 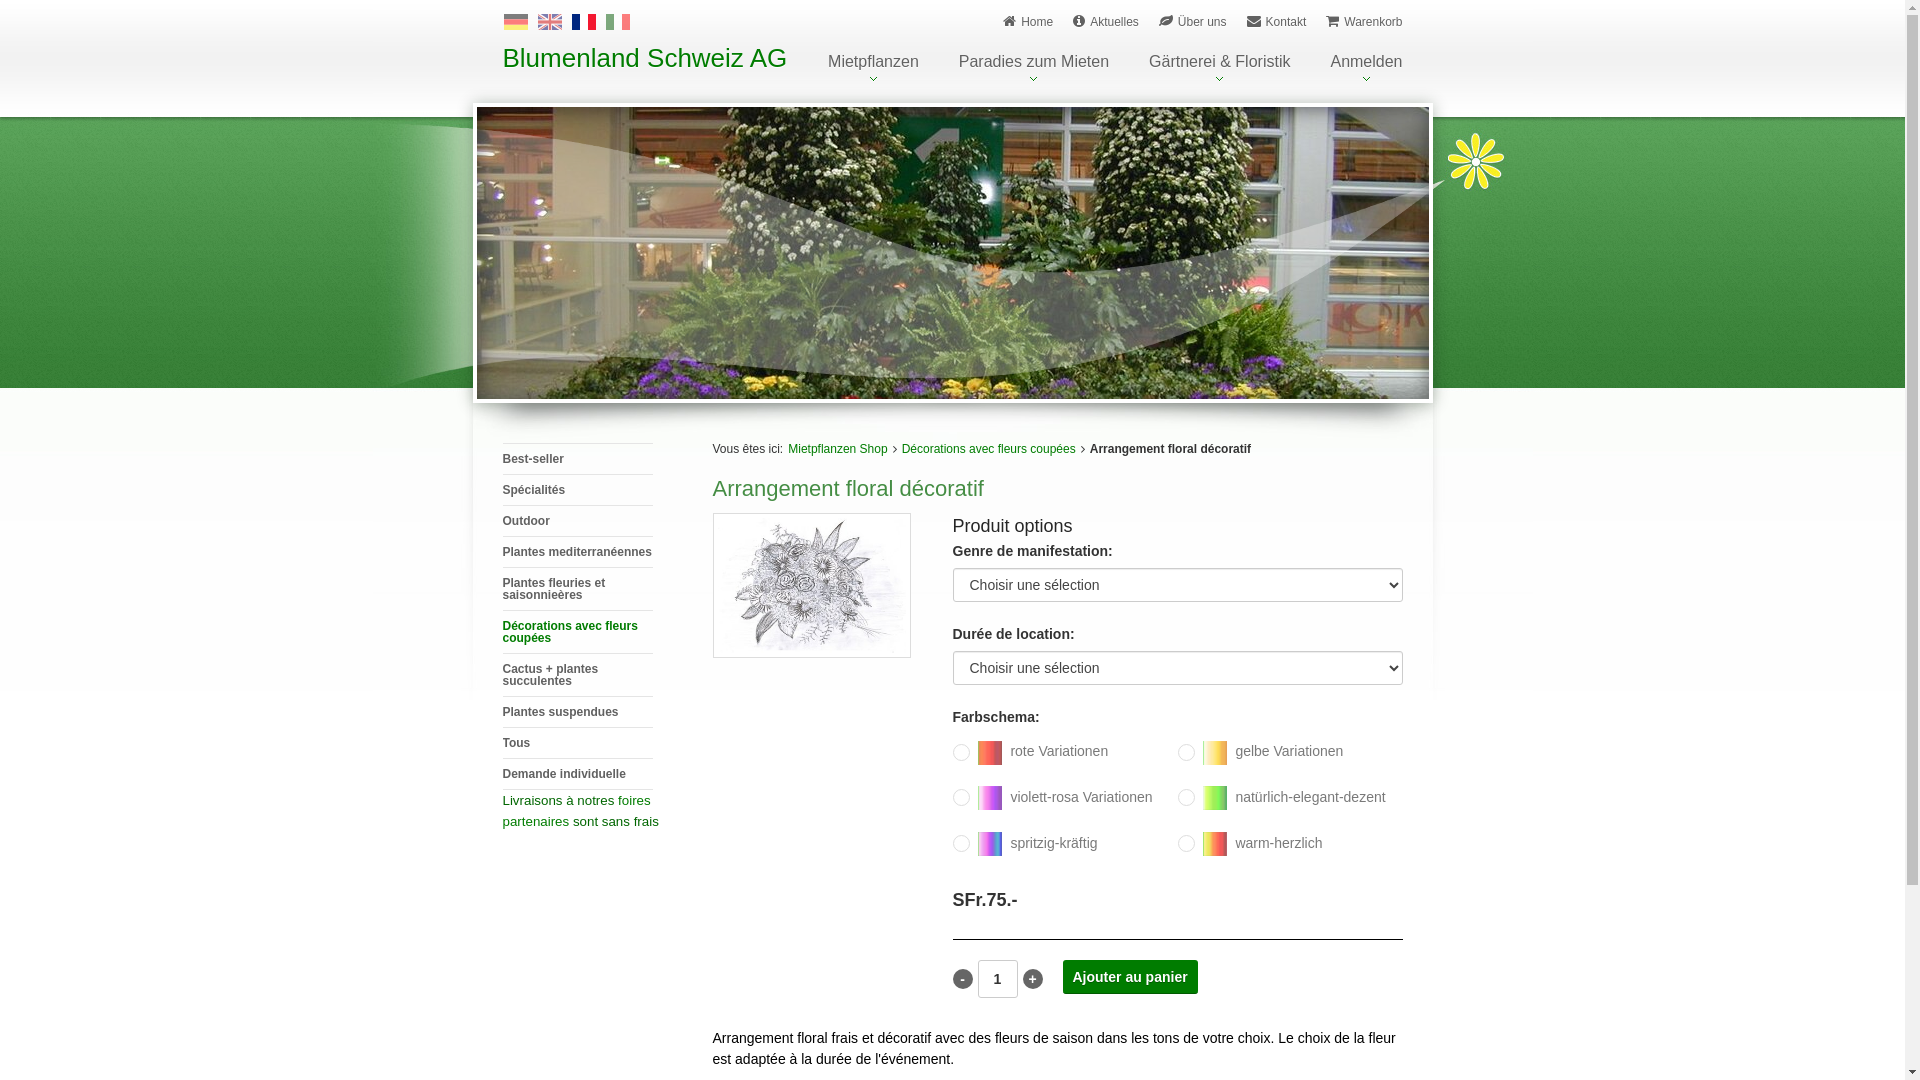 I want to click on 'Best-seller', so click(x=575, y=458).